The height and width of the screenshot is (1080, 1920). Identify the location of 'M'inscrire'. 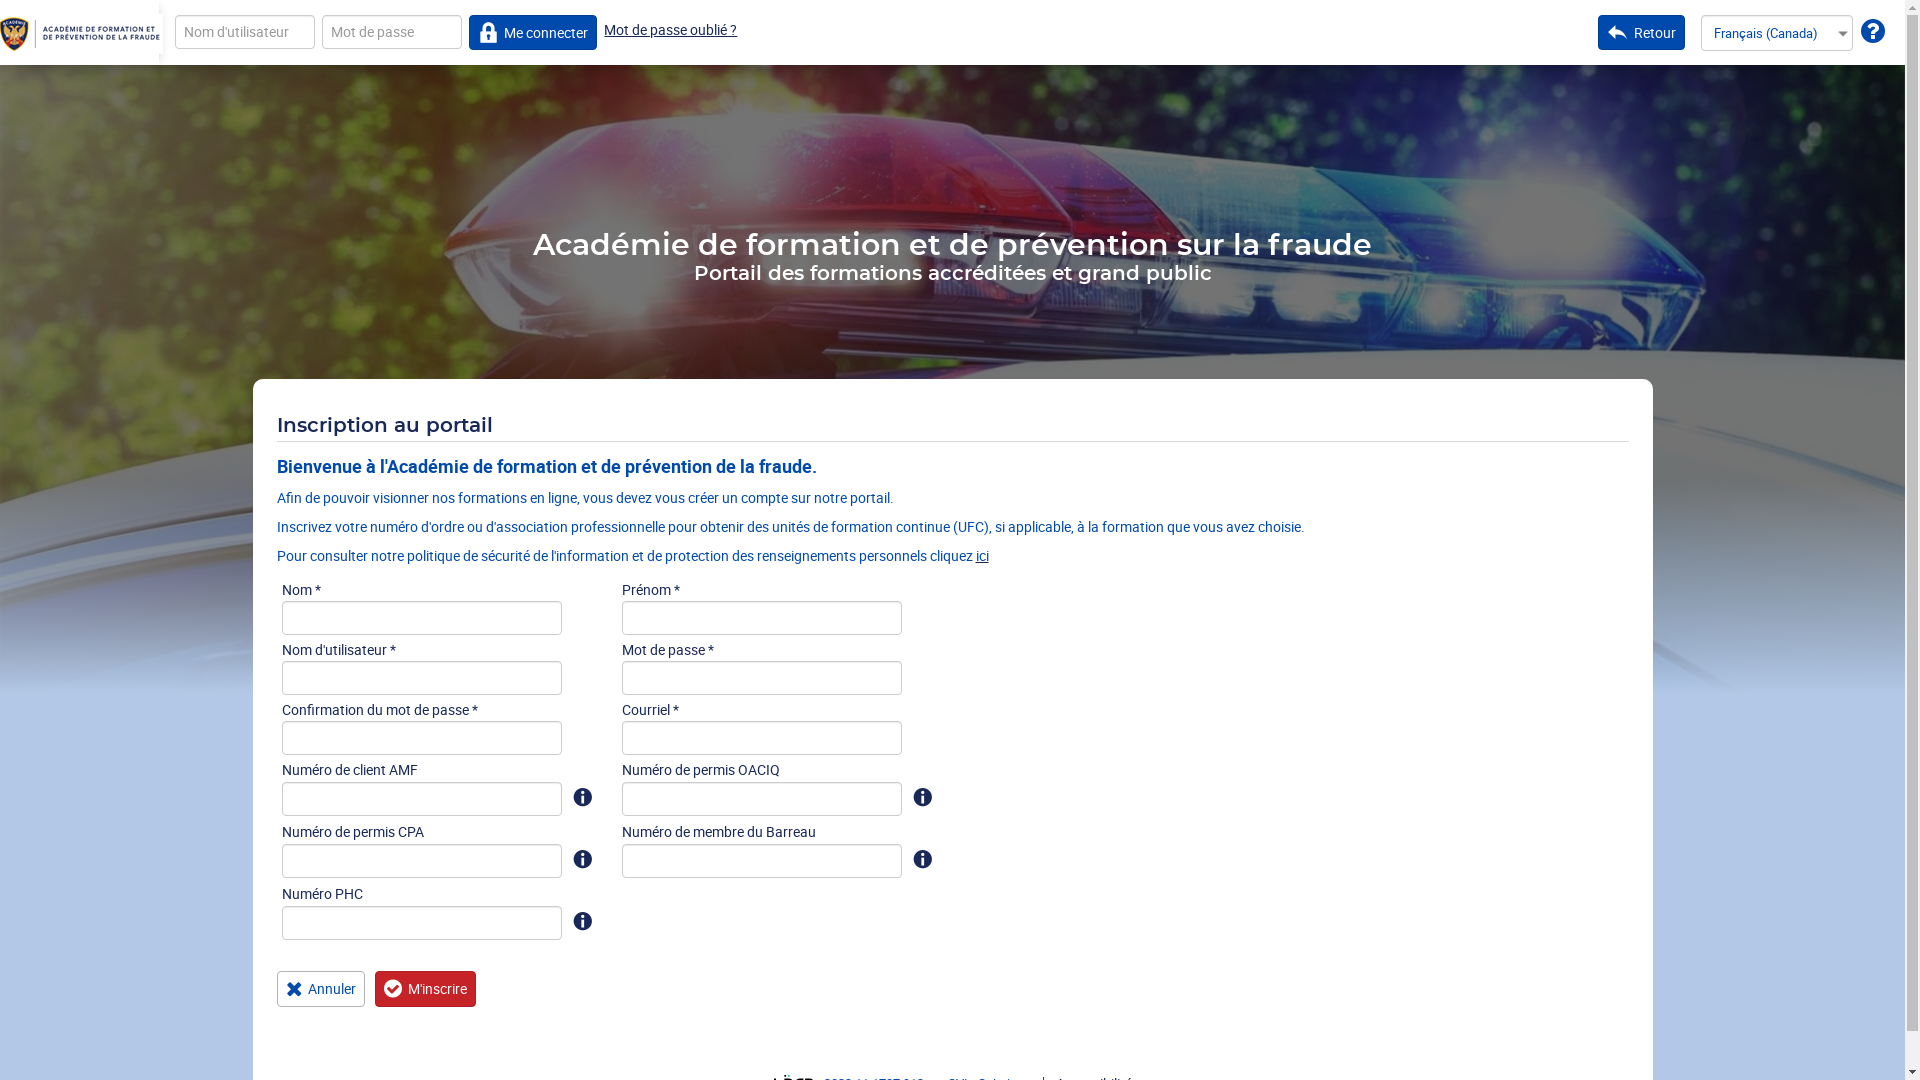
(424, 987).